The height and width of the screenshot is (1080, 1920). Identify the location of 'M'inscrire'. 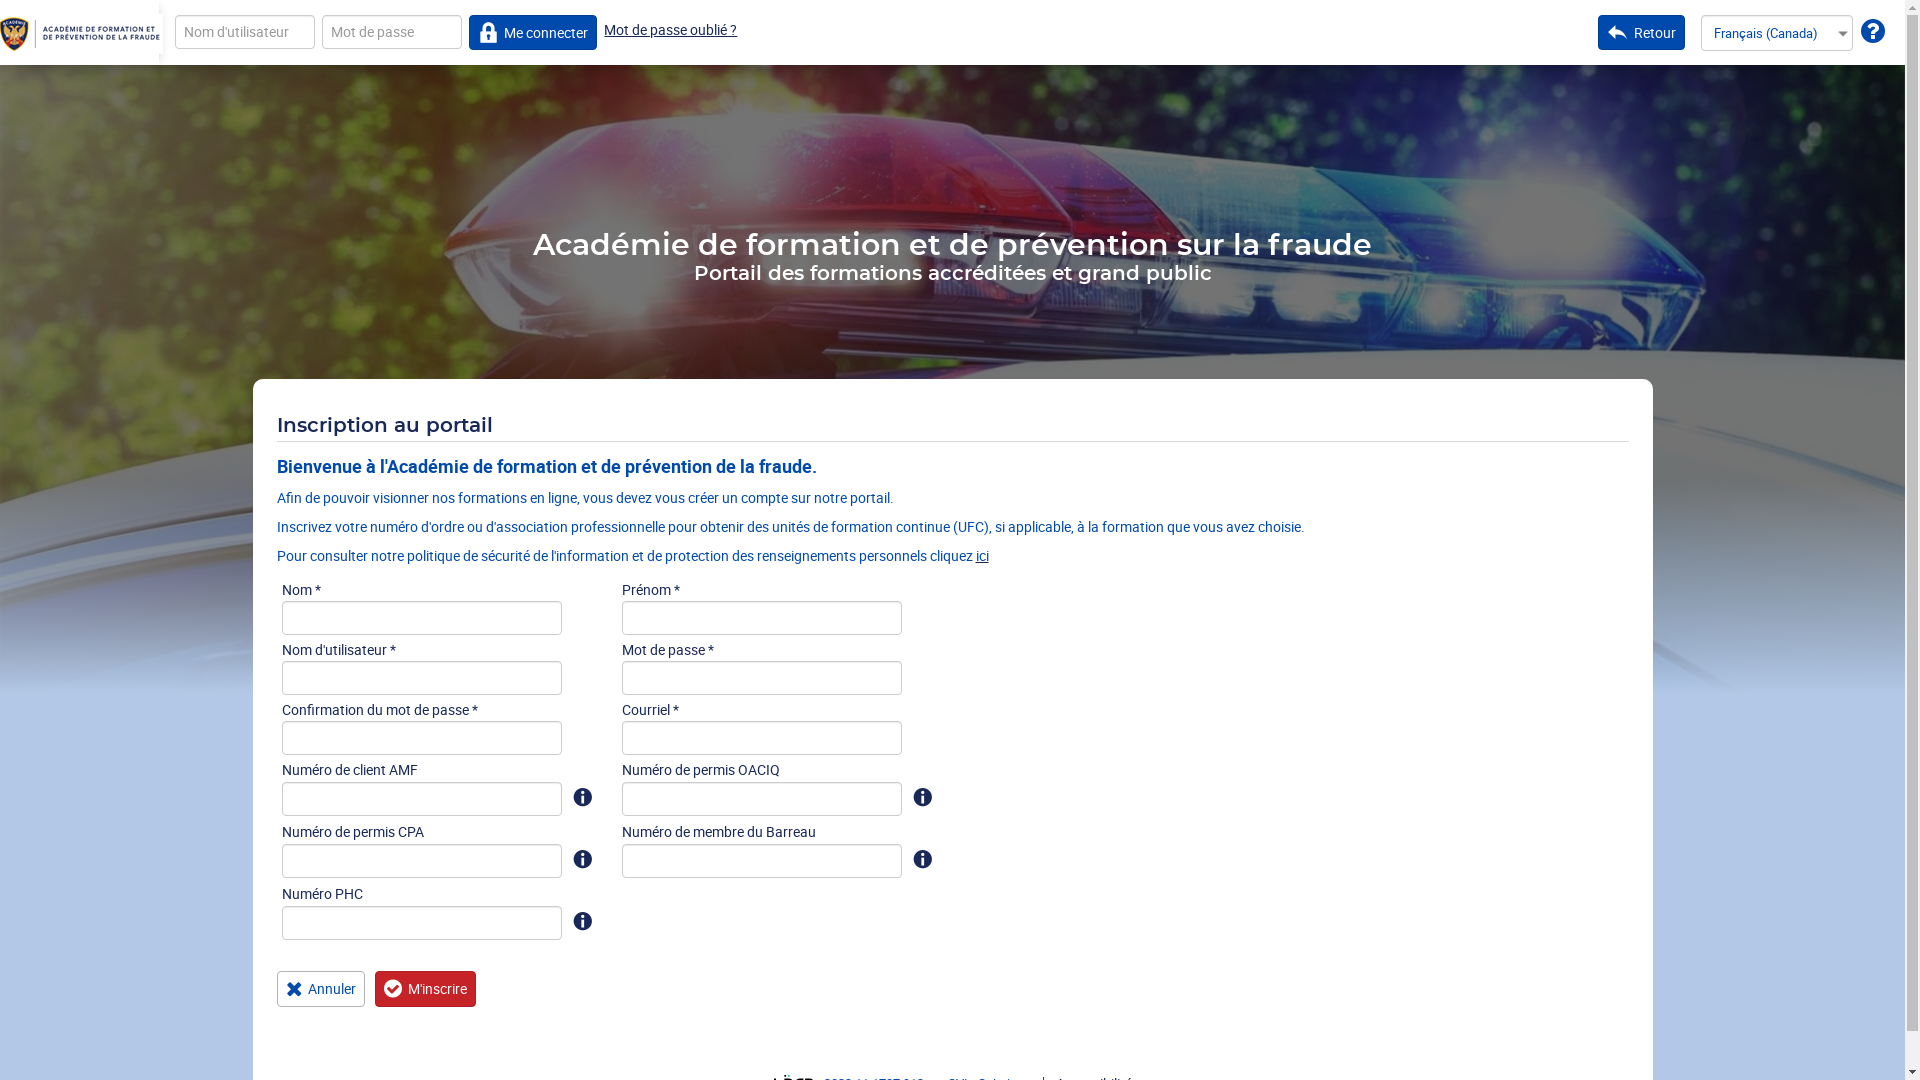
(424, 987).